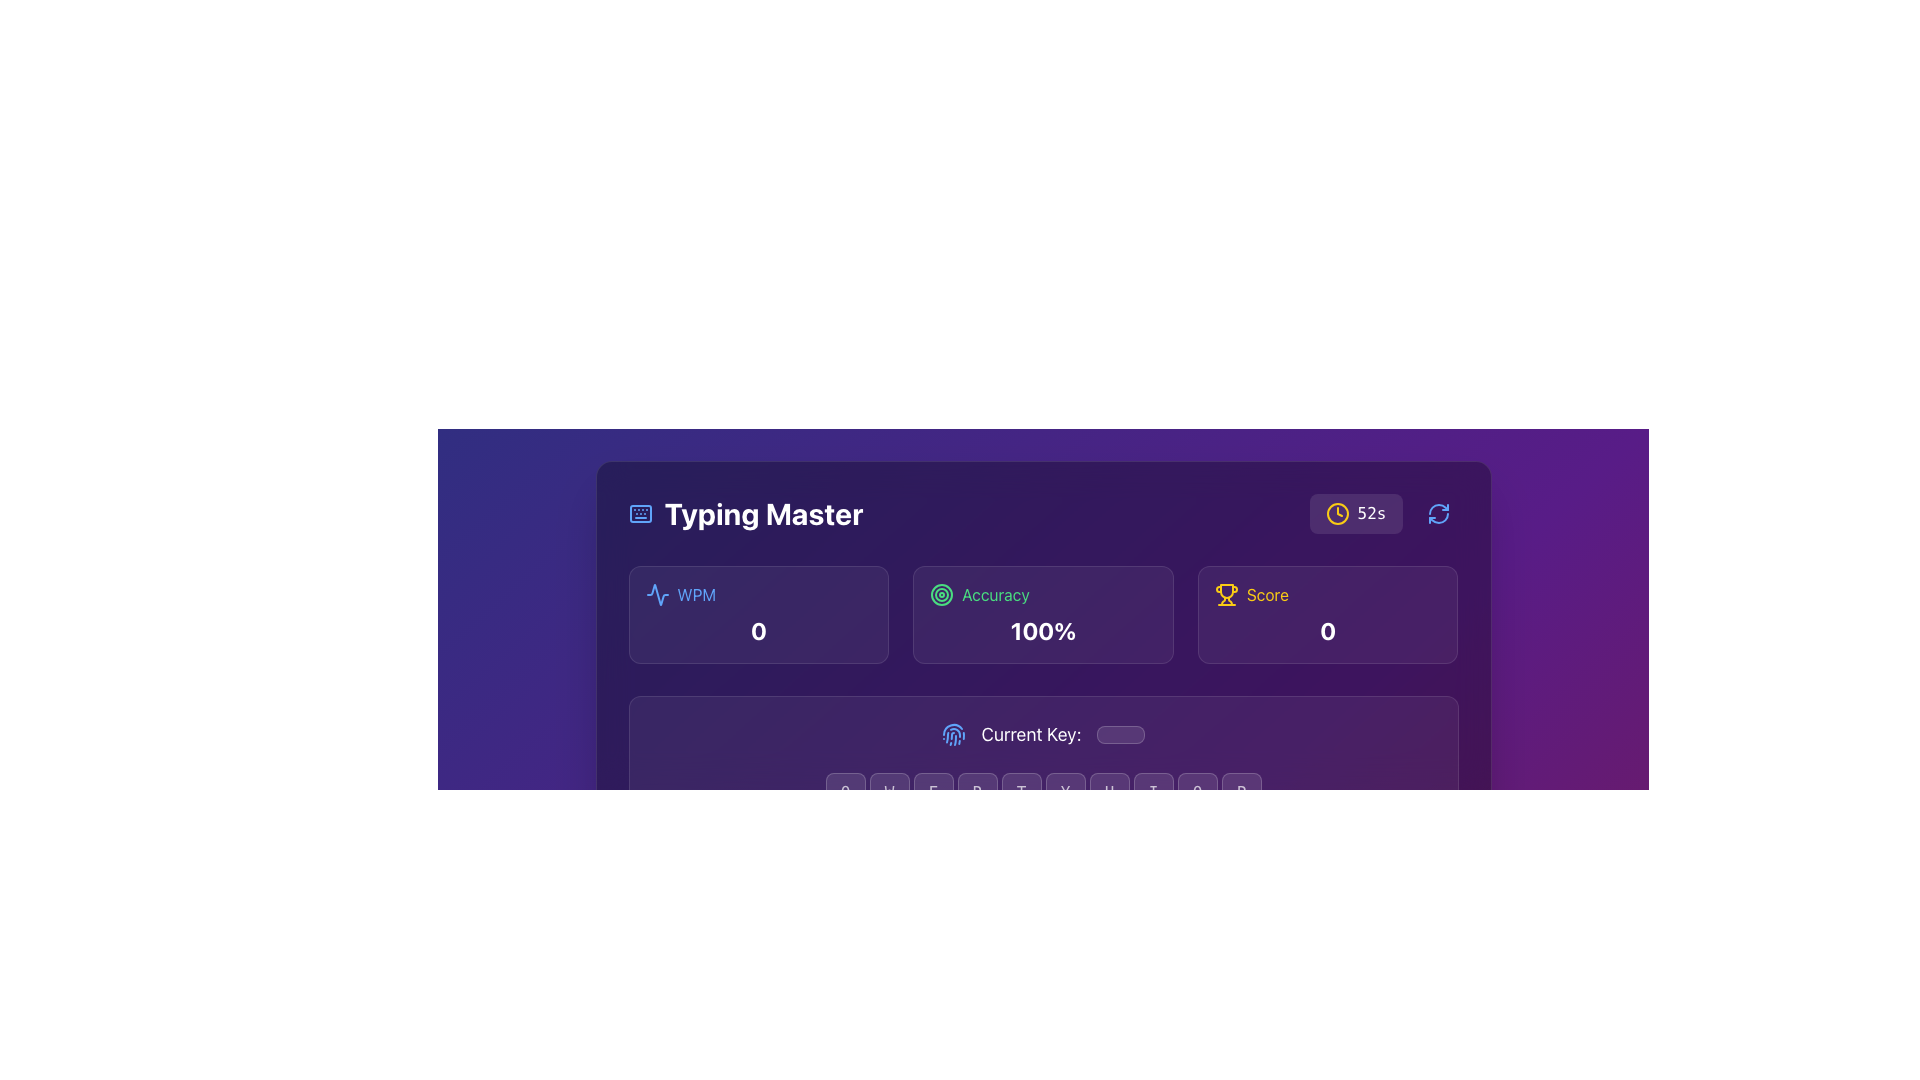 This screenshot has height=1080, width=1920. What do you see at coordinates (977, 792) in the screenshot?
I see `the 'R' button, which is the fourth button in a sequence of ten keys (Q, W, E, R, T, Y, U, I, O, P) located below the label 'Current Key:'` at bounding box center [977, 792].